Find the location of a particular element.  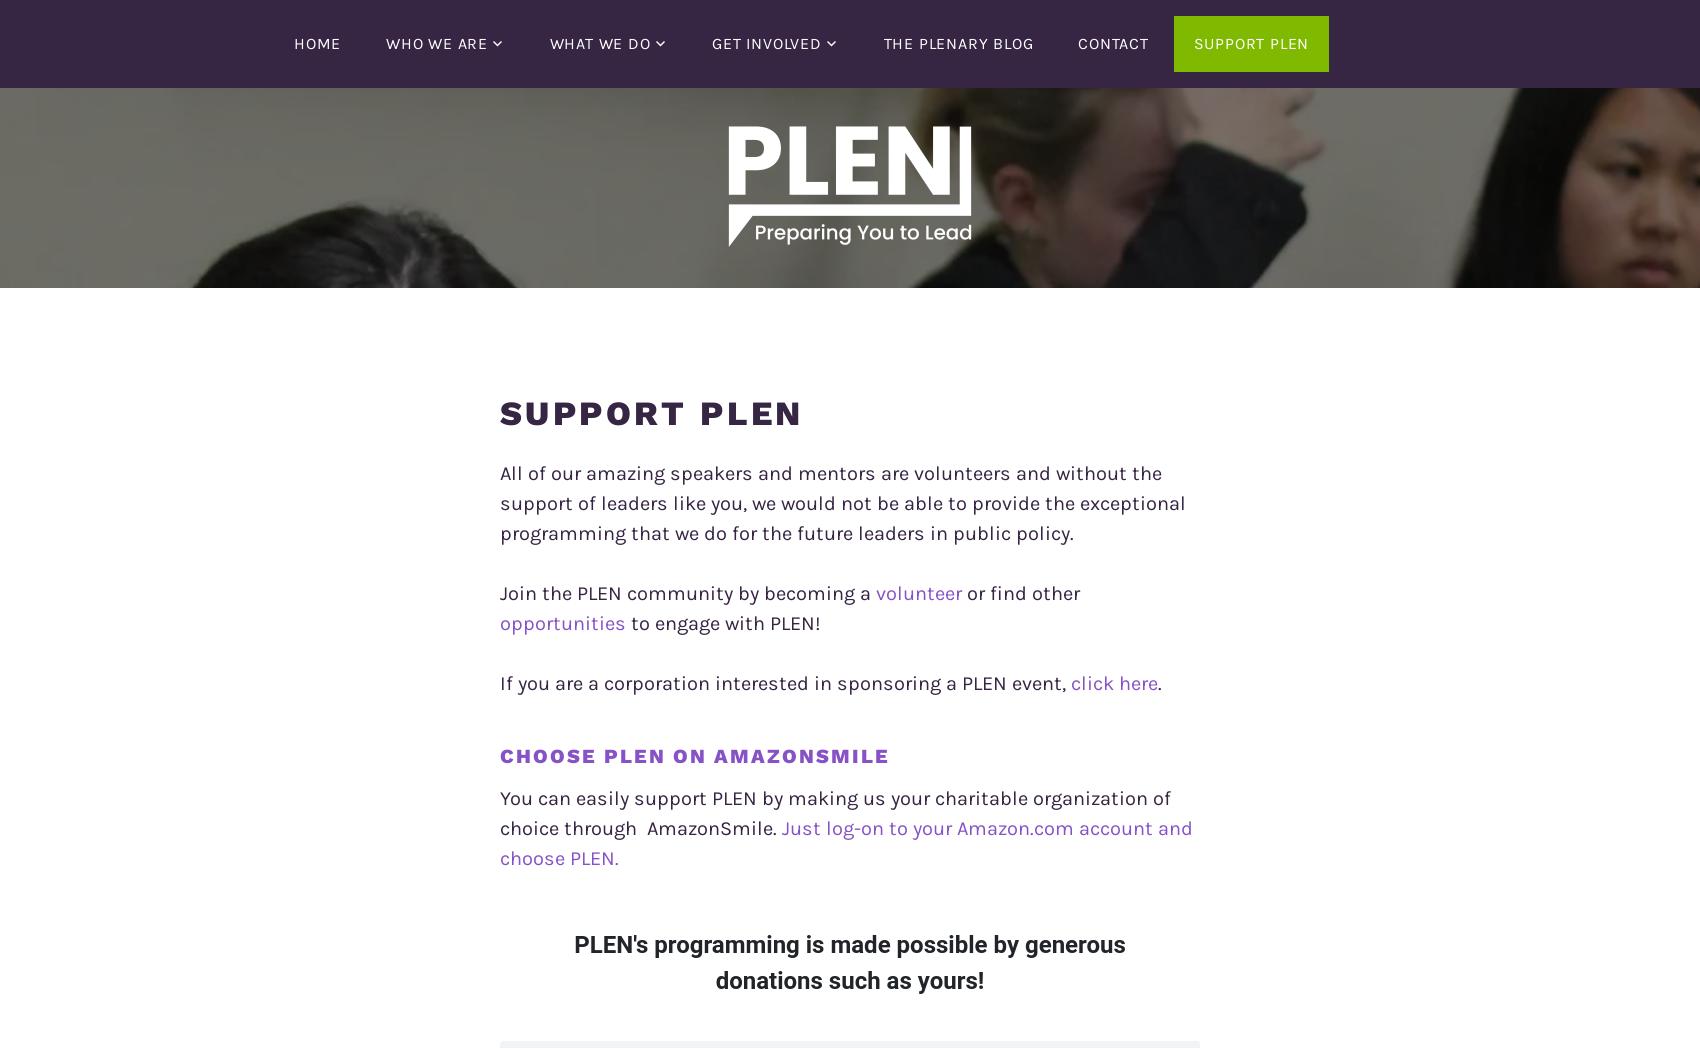

'You can easily support PLEN by making us your charitable organization of choice through  AmazonSmile.' is located at coordinates (834, 812).